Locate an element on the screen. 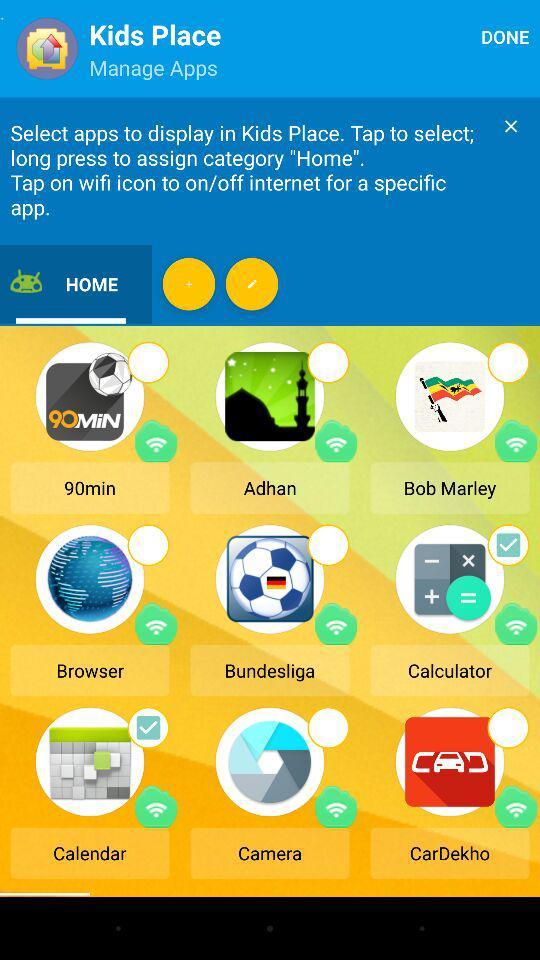 This screenshot has width=540, height=960. wifi icon on/off is located at coordinates (336, 623).